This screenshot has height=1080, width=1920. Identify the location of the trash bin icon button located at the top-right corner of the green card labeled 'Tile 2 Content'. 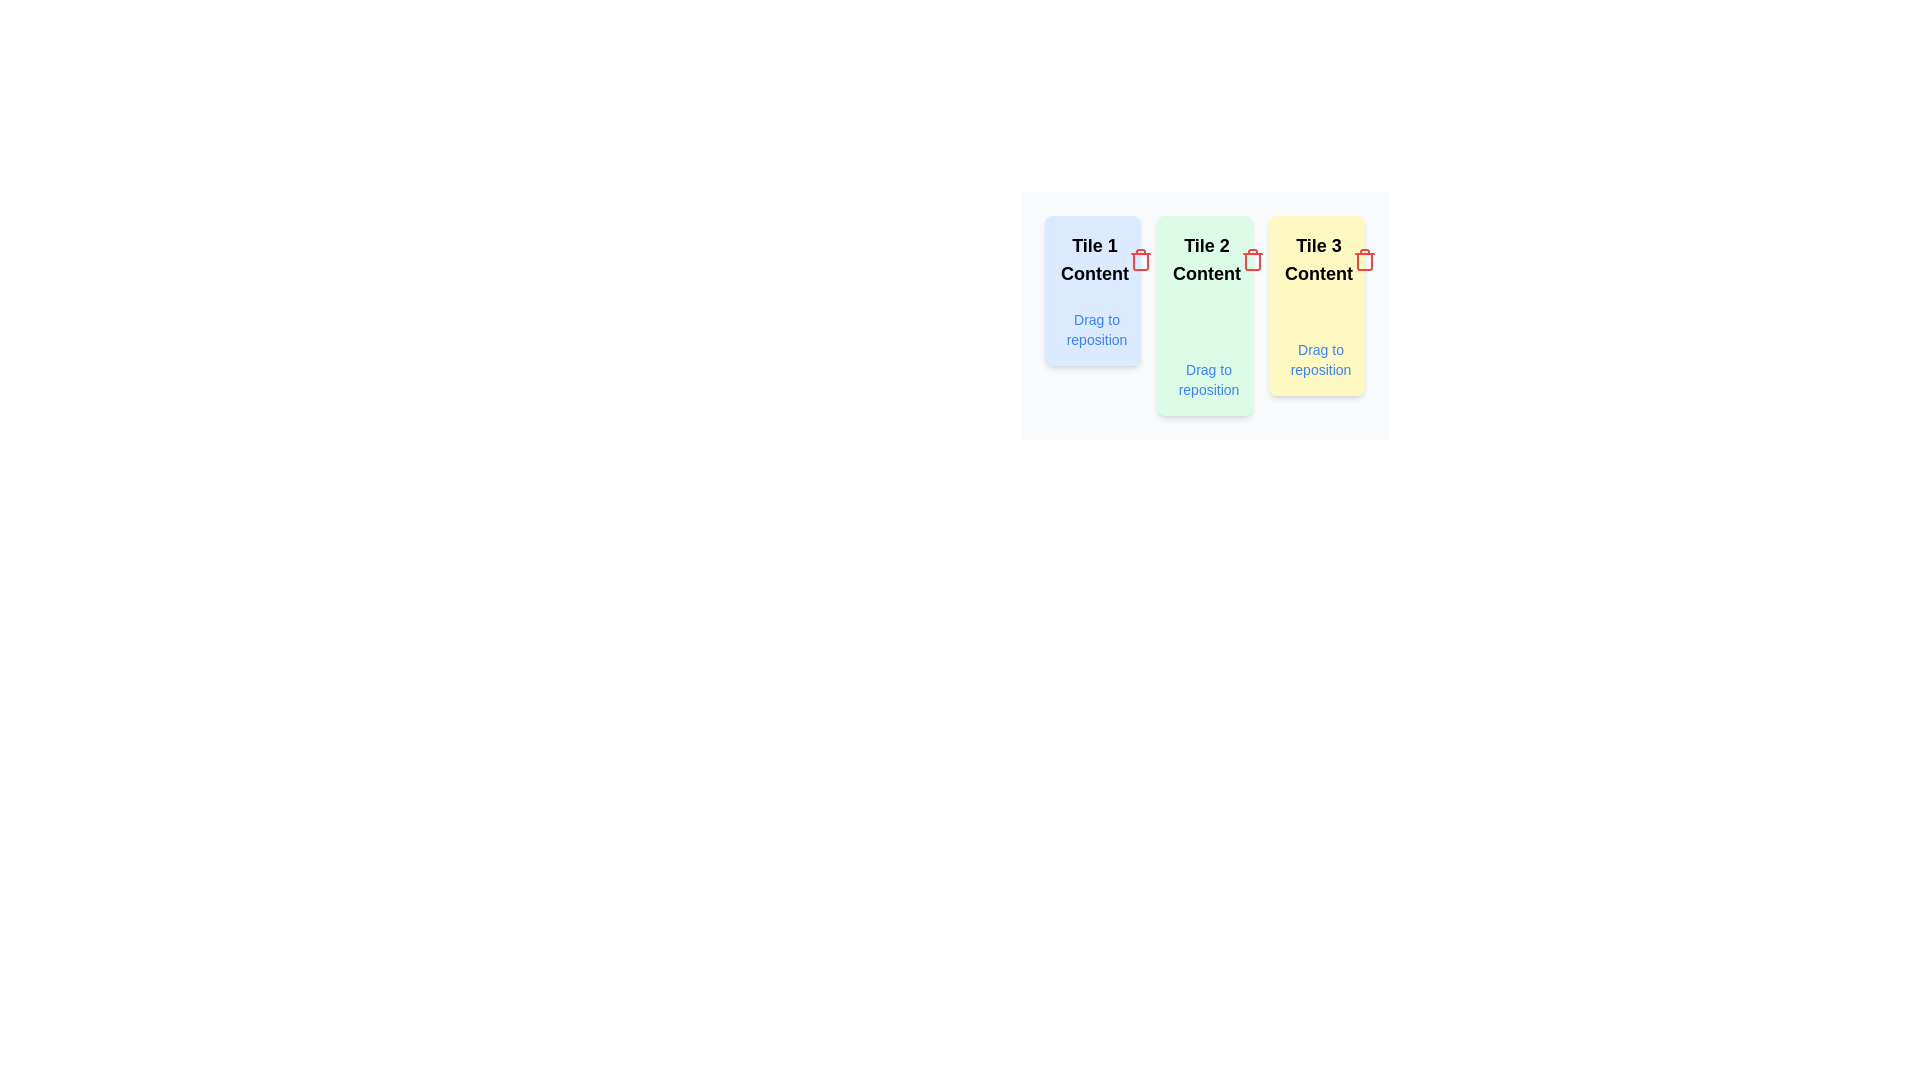
(1251, 258).